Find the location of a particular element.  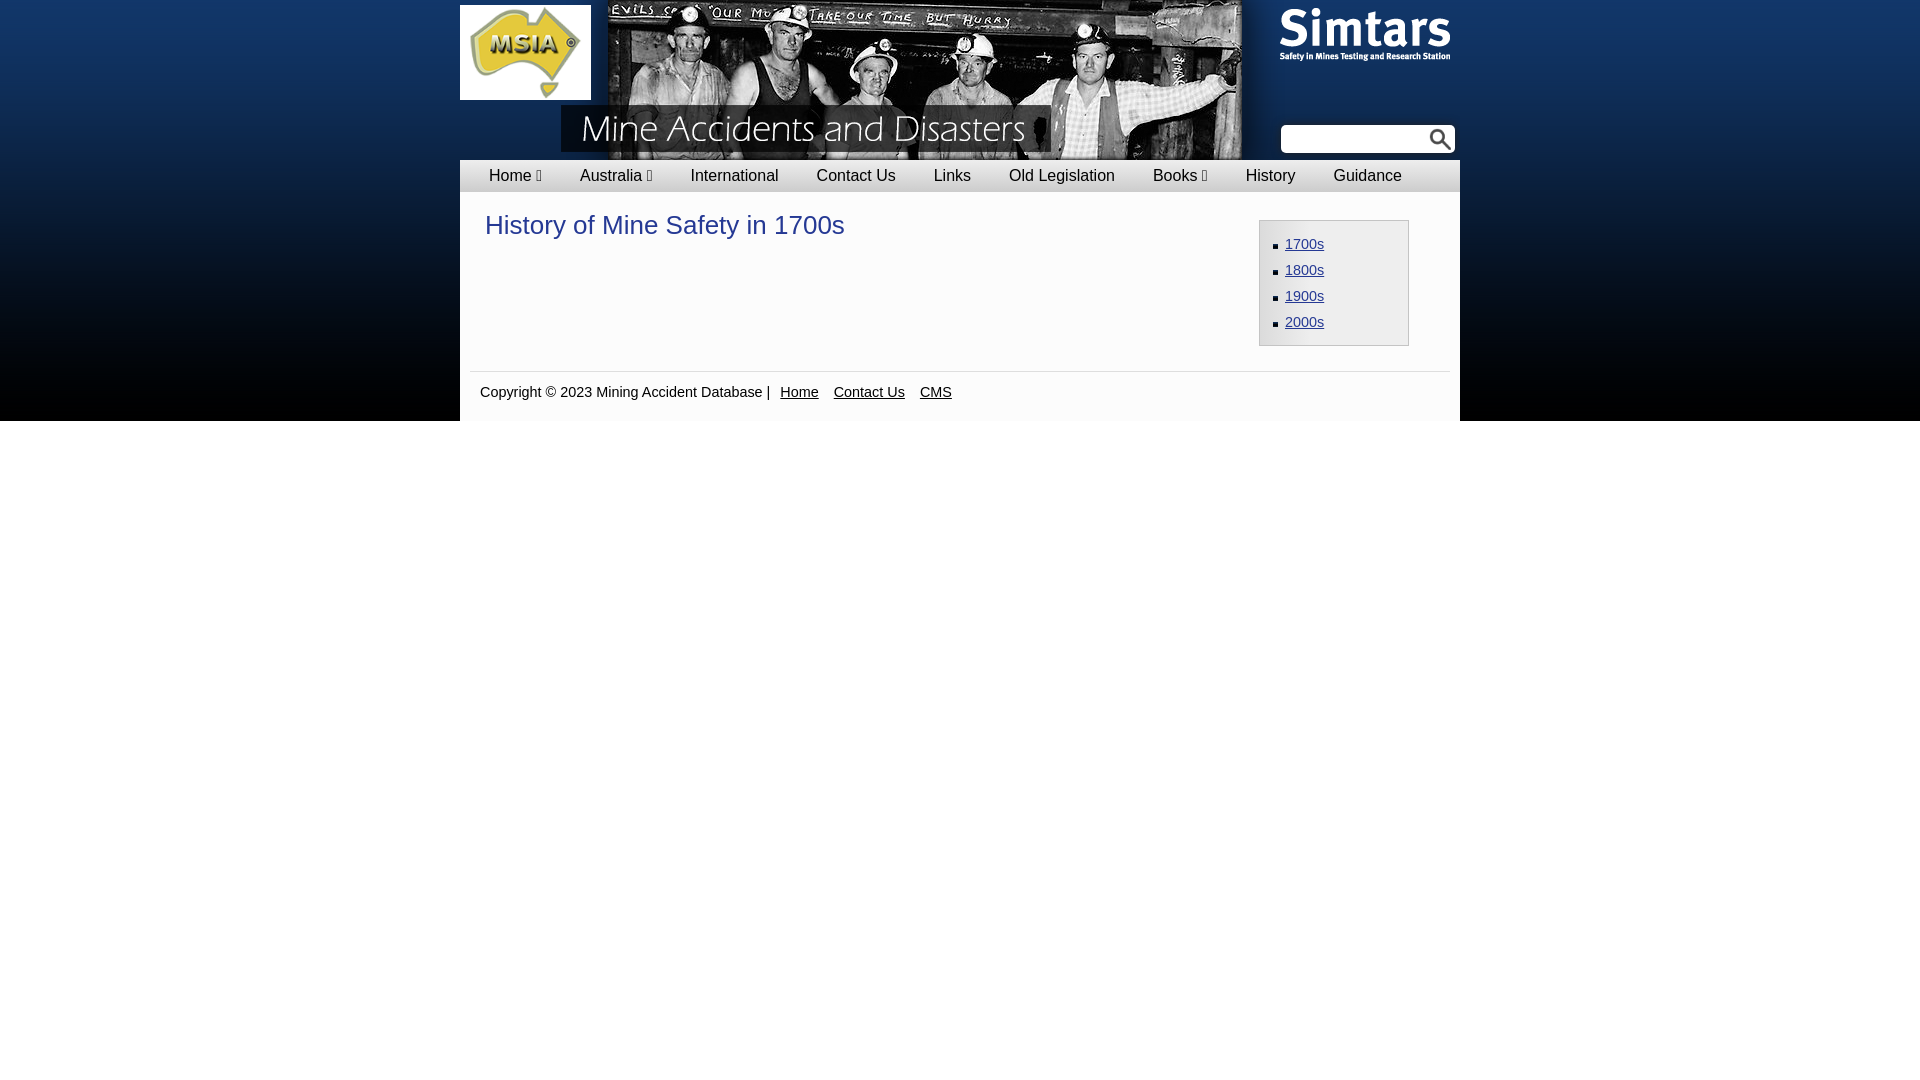

'Guidance' is located at coordinates (1366, 175).